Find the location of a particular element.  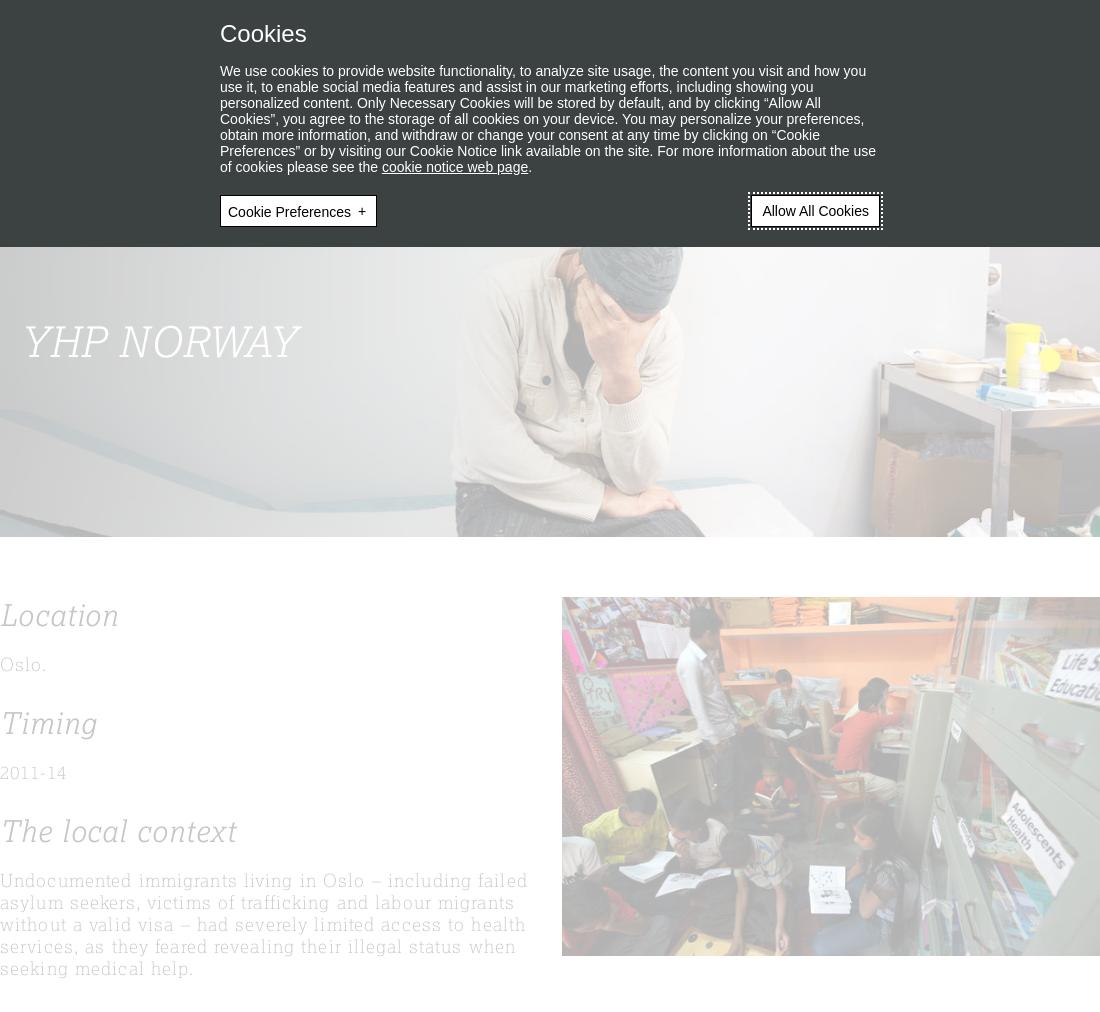

'About YHP' is located at coordinates (963, 105).